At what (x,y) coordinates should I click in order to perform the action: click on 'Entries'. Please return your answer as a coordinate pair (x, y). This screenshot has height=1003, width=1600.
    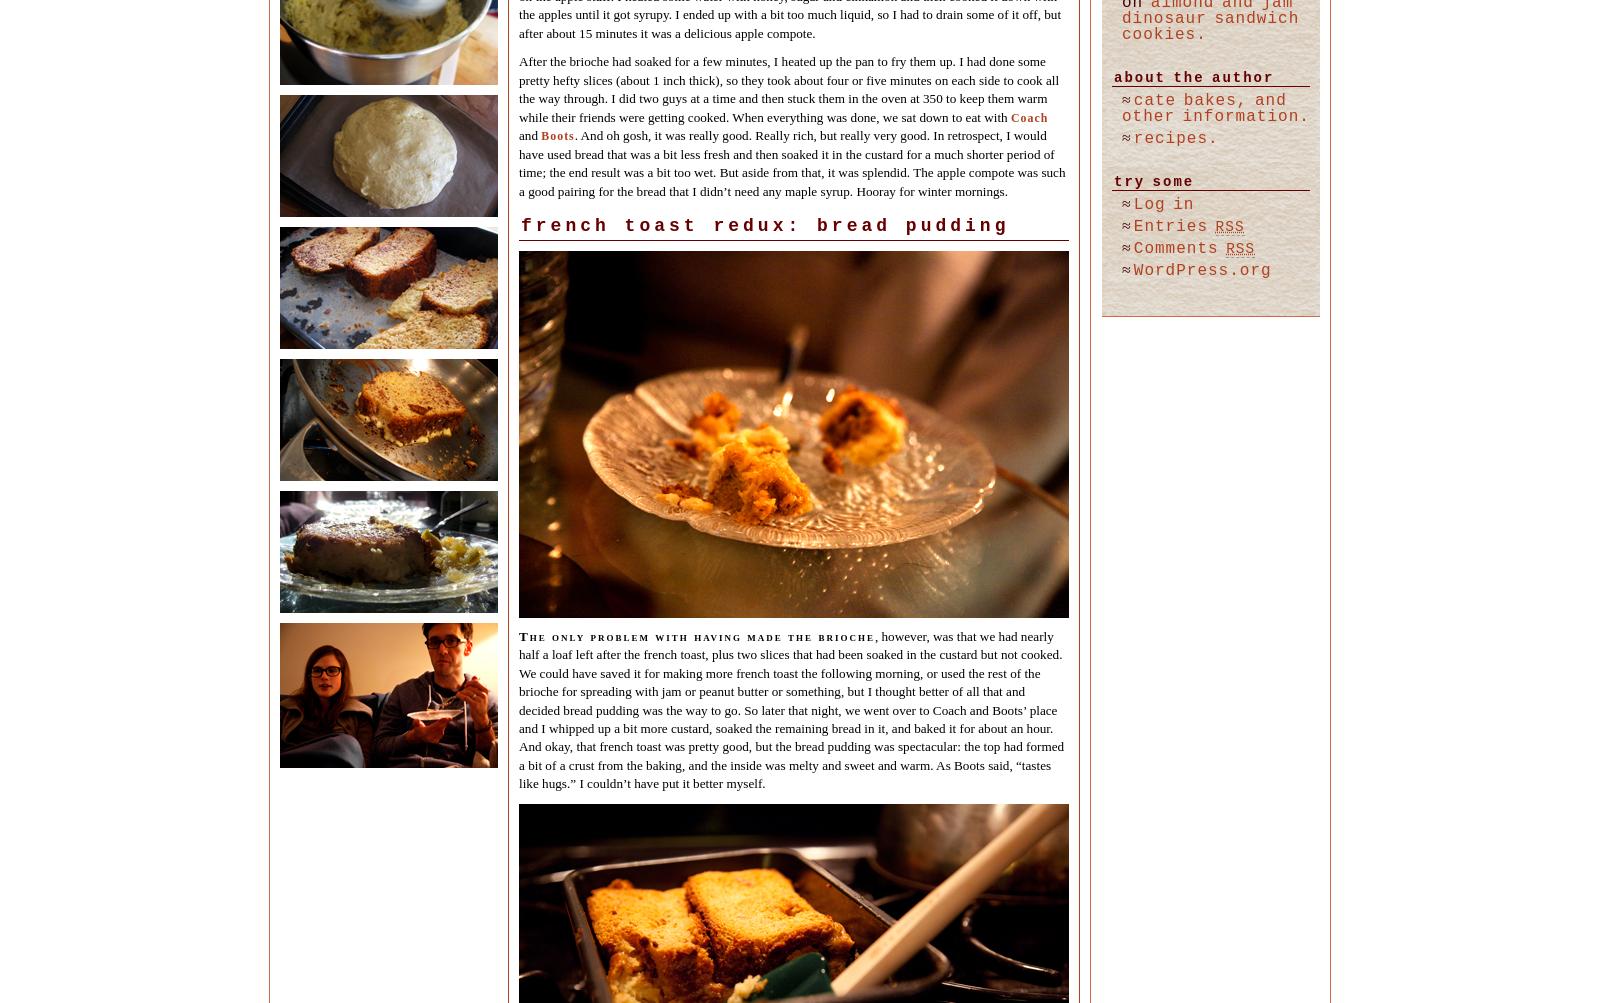
    Looking at the image, I should click on (1174, 226).